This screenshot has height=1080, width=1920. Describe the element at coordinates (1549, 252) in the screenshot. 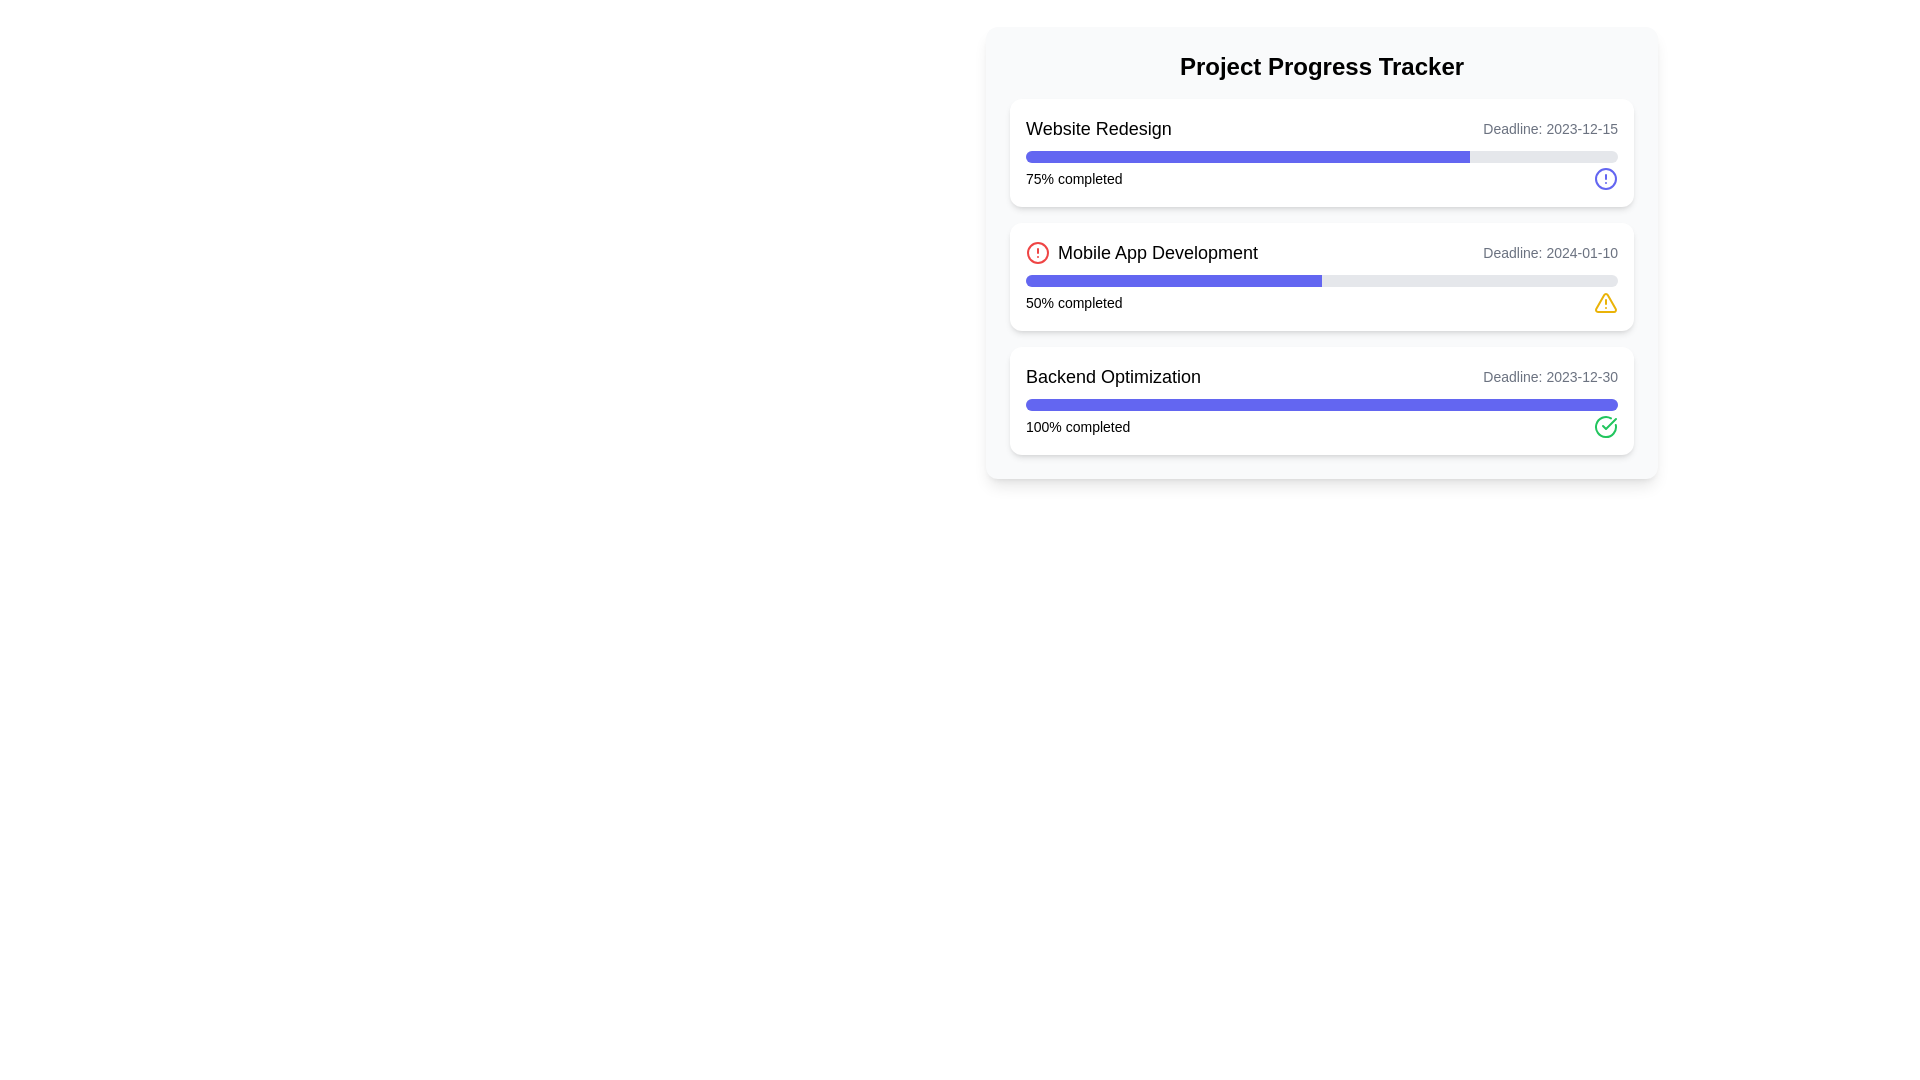

I see `the text label displaying the deadline date for the 'Mobile App Development' project, located at the bottom right of the section` at that location.